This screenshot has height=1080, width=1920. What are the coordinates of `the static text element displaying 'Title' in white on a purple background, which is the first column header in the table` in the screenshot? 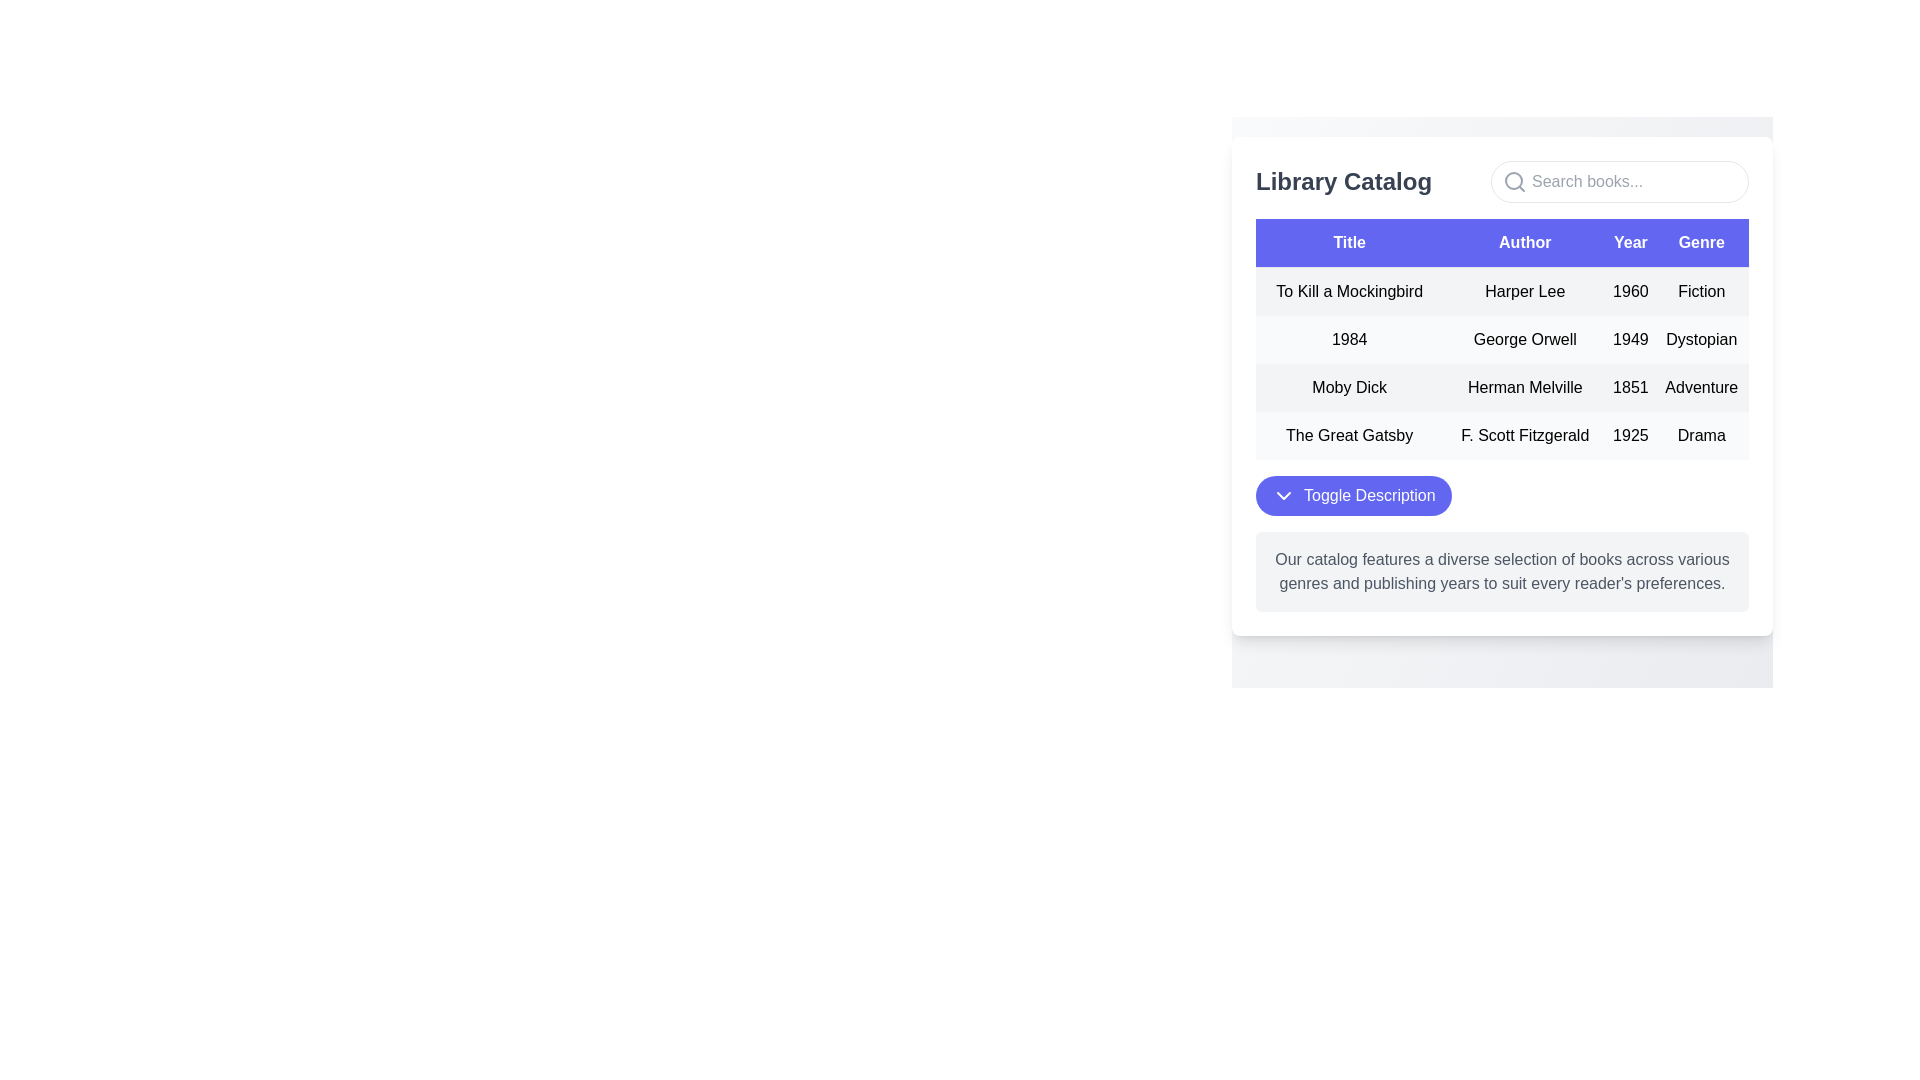 It's located at (1349, 242).